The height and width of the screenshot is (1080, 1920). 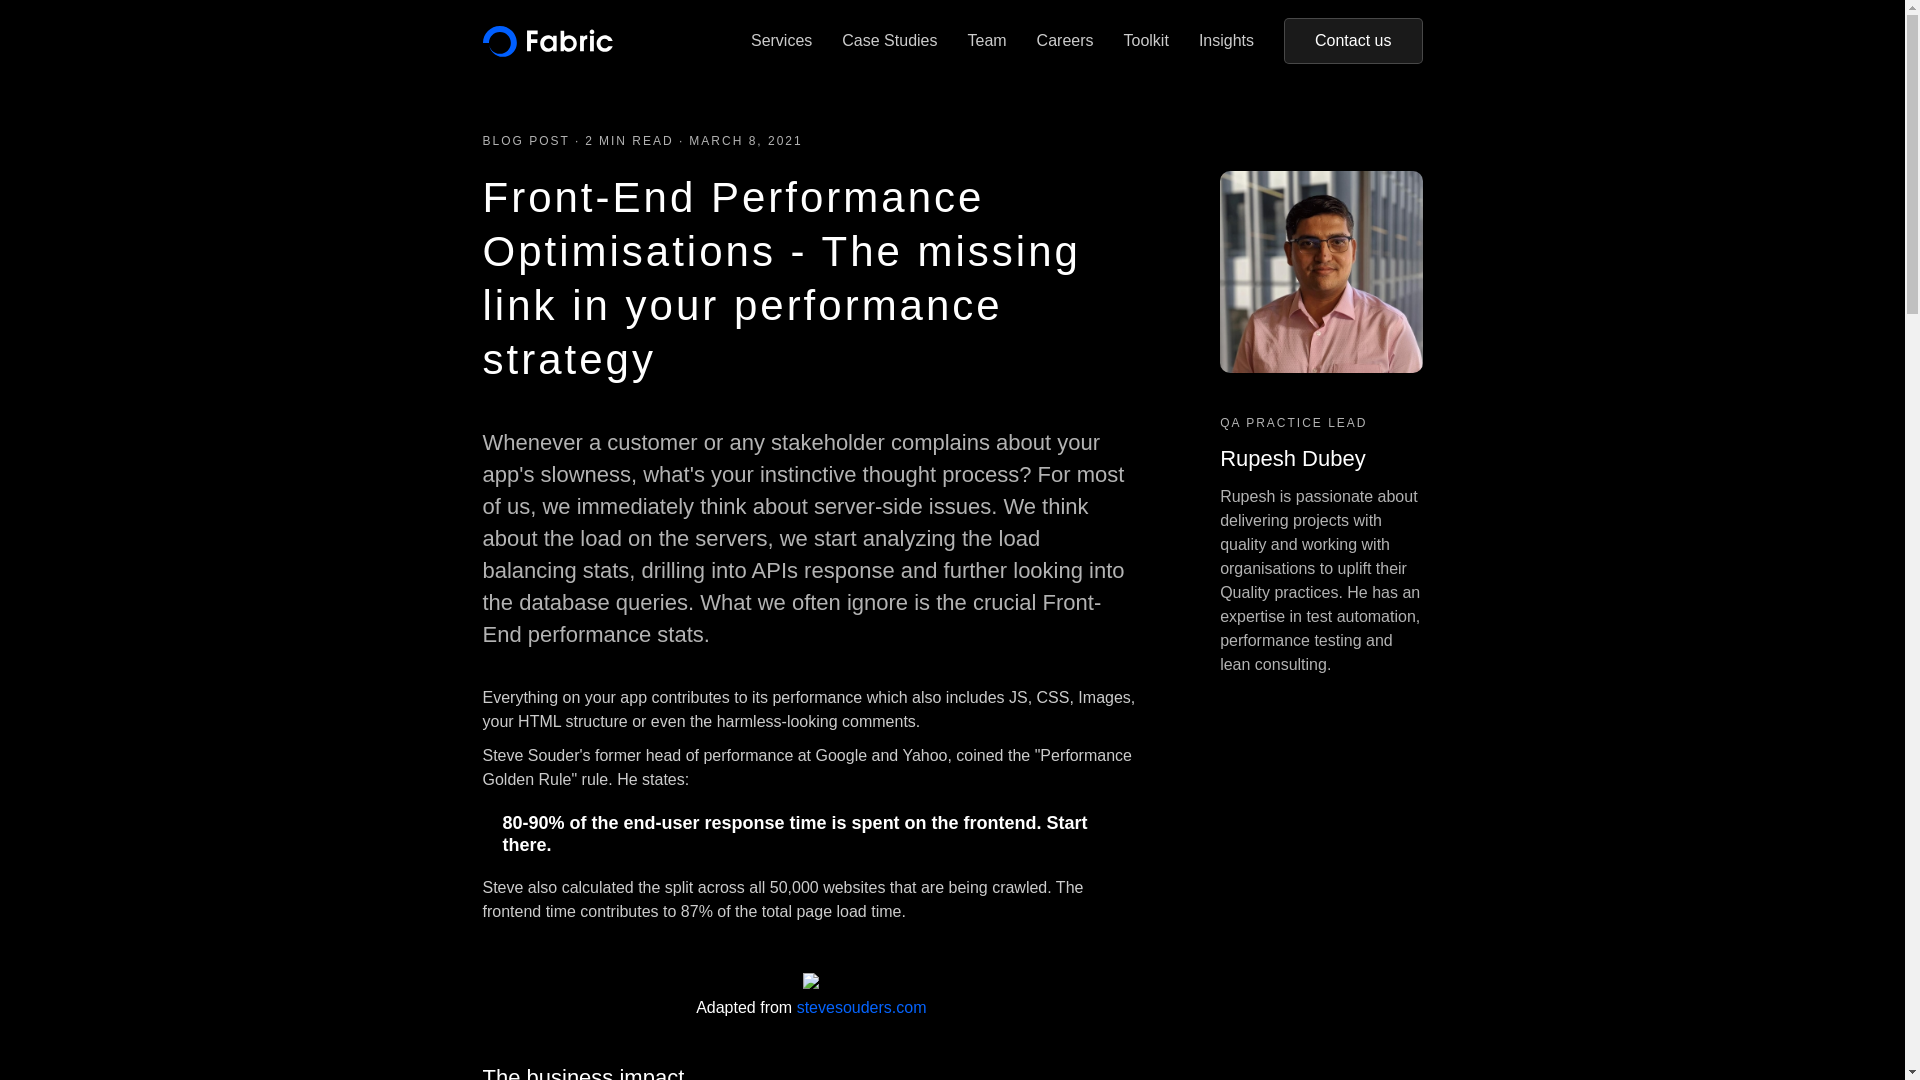 What do you see at coordinates (1064, 41) in the screenshot?
I see `'Careers'` at bounding box center [1064, 41].